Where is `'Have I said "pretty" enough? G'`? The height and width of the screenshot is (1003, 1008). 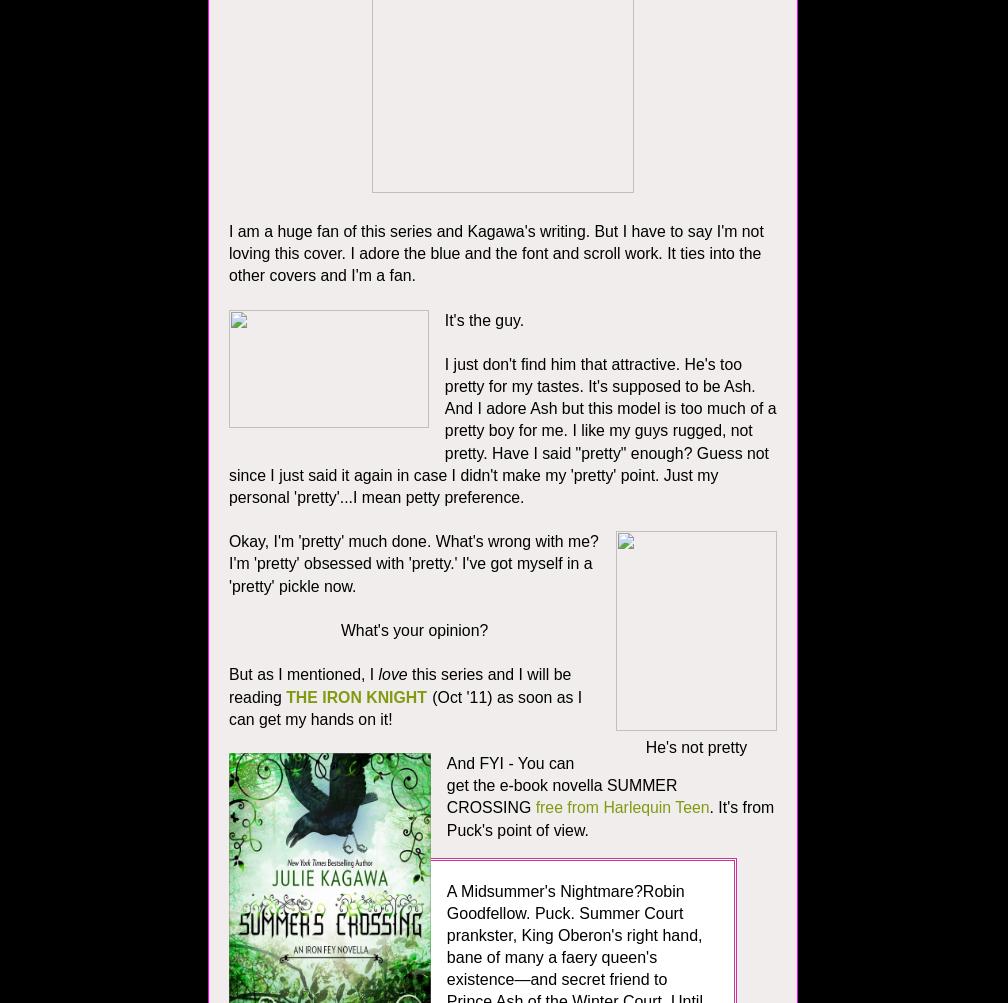
'Have I said "pretty" enough? G' is located at coordinates (600, 452).